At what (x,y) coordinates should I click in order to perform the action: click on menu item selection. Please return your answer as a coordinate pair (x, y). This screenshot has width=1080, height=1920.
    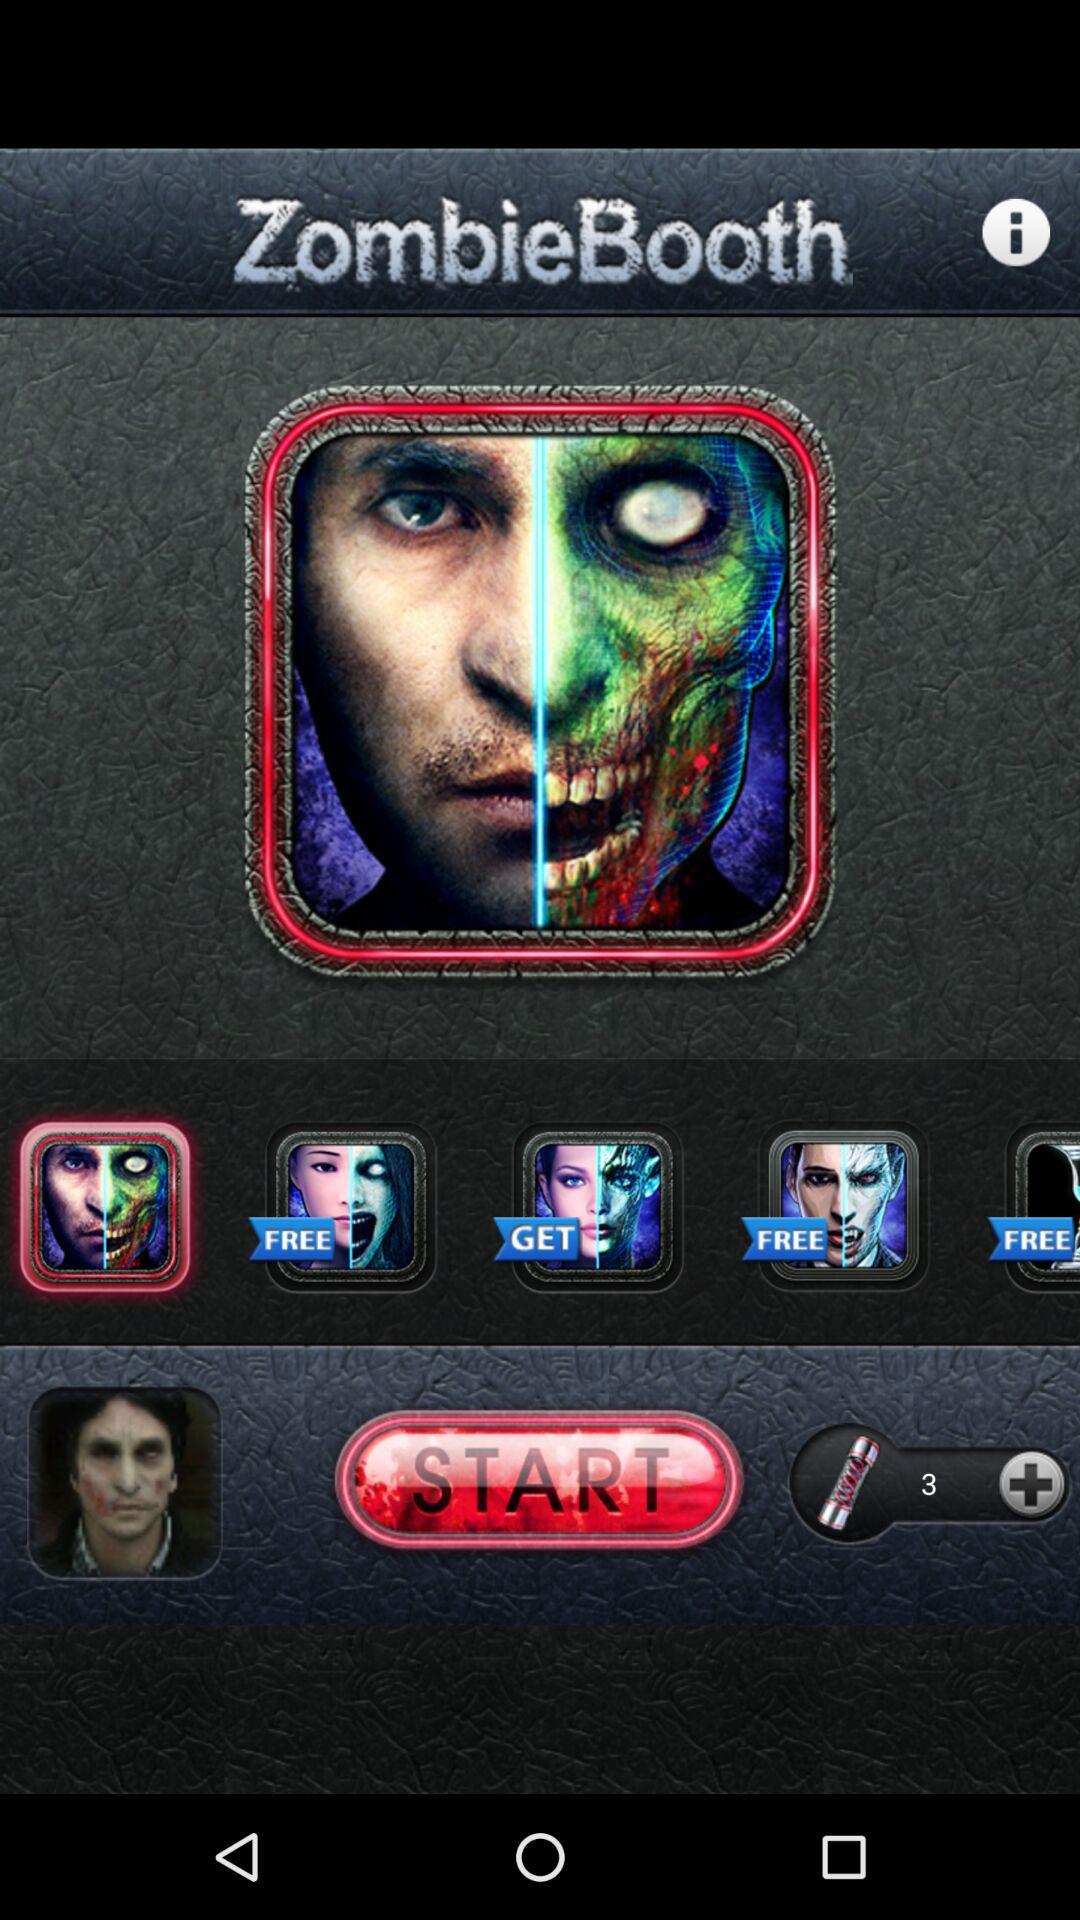
    Looking at the image, I should click on (1032, 1205).